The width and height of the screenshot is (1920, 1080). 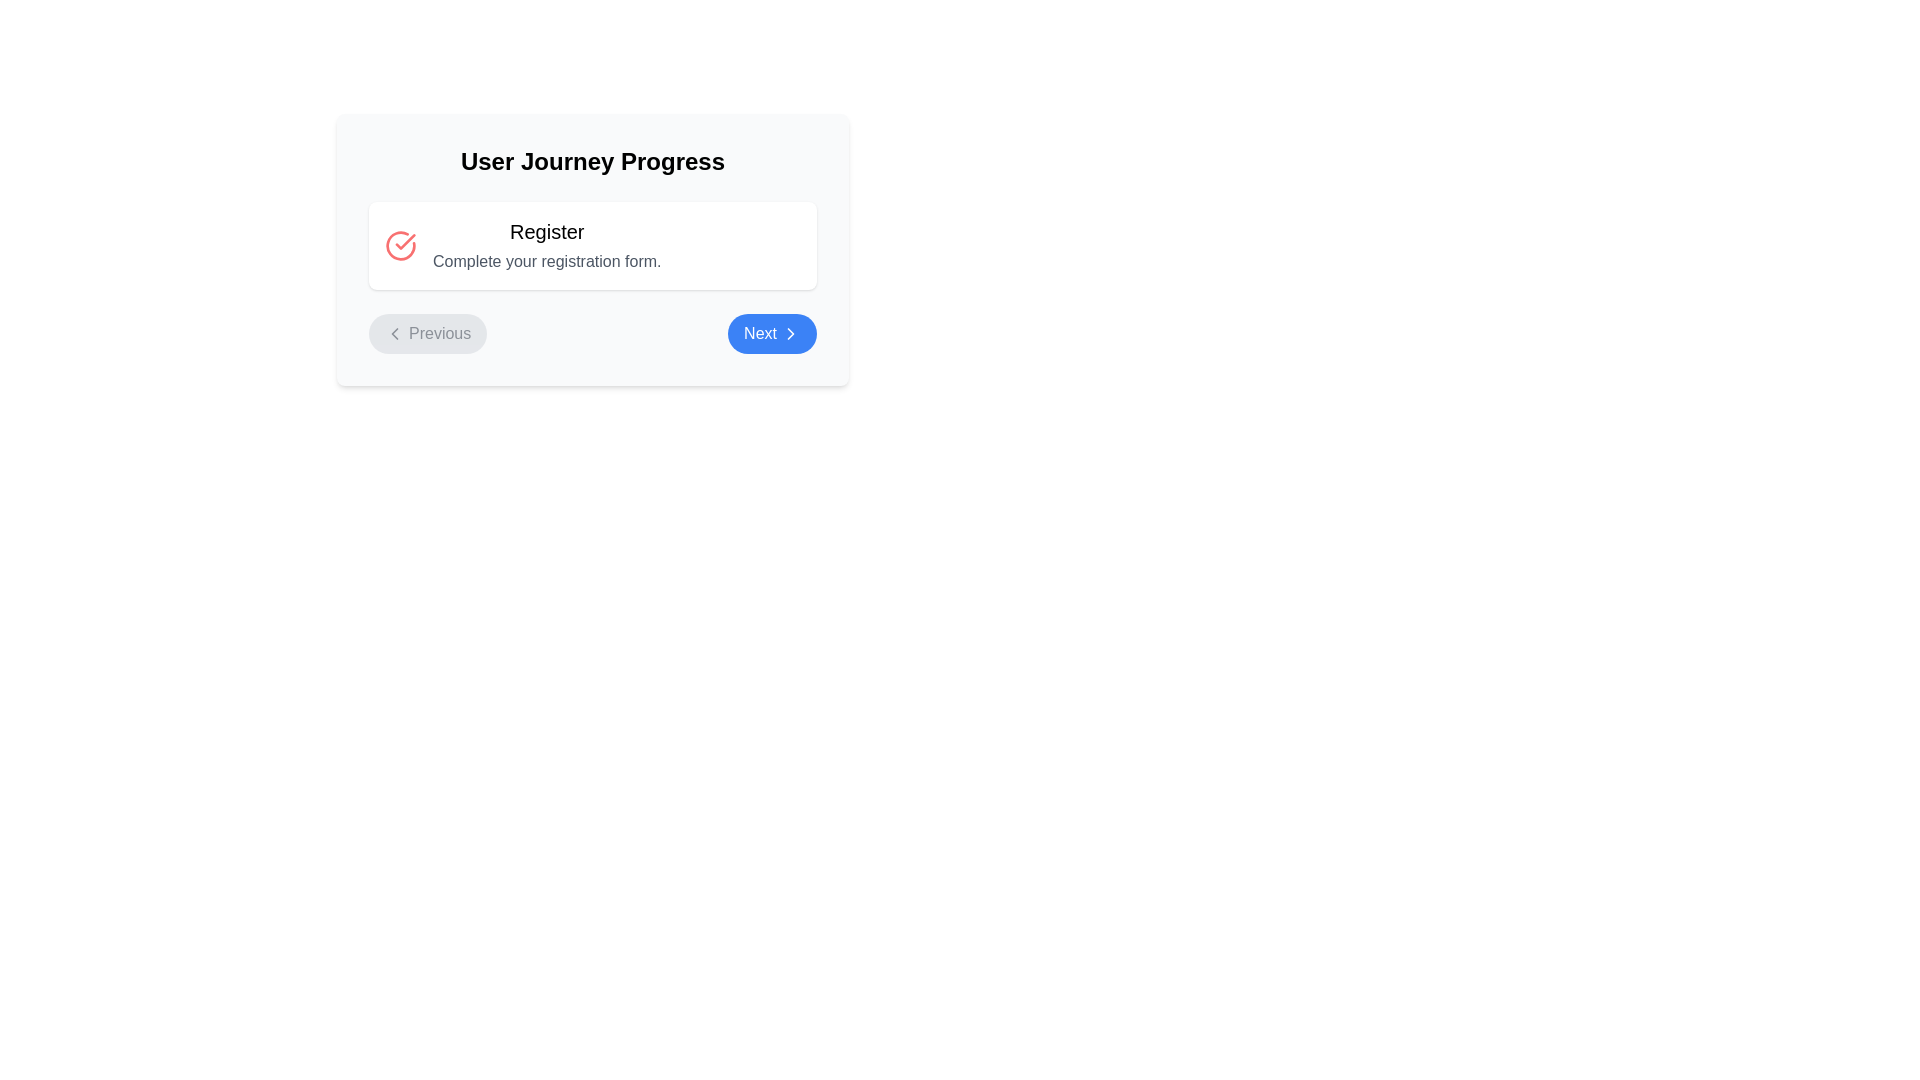 What do you see at coordinates (547, 230) in the screenshot?
I see `title or heading text of the registration card located at the center of the upper part of the card, which indicates the purpose of the subsequent content related to registering` at bounding box center [547, 230].